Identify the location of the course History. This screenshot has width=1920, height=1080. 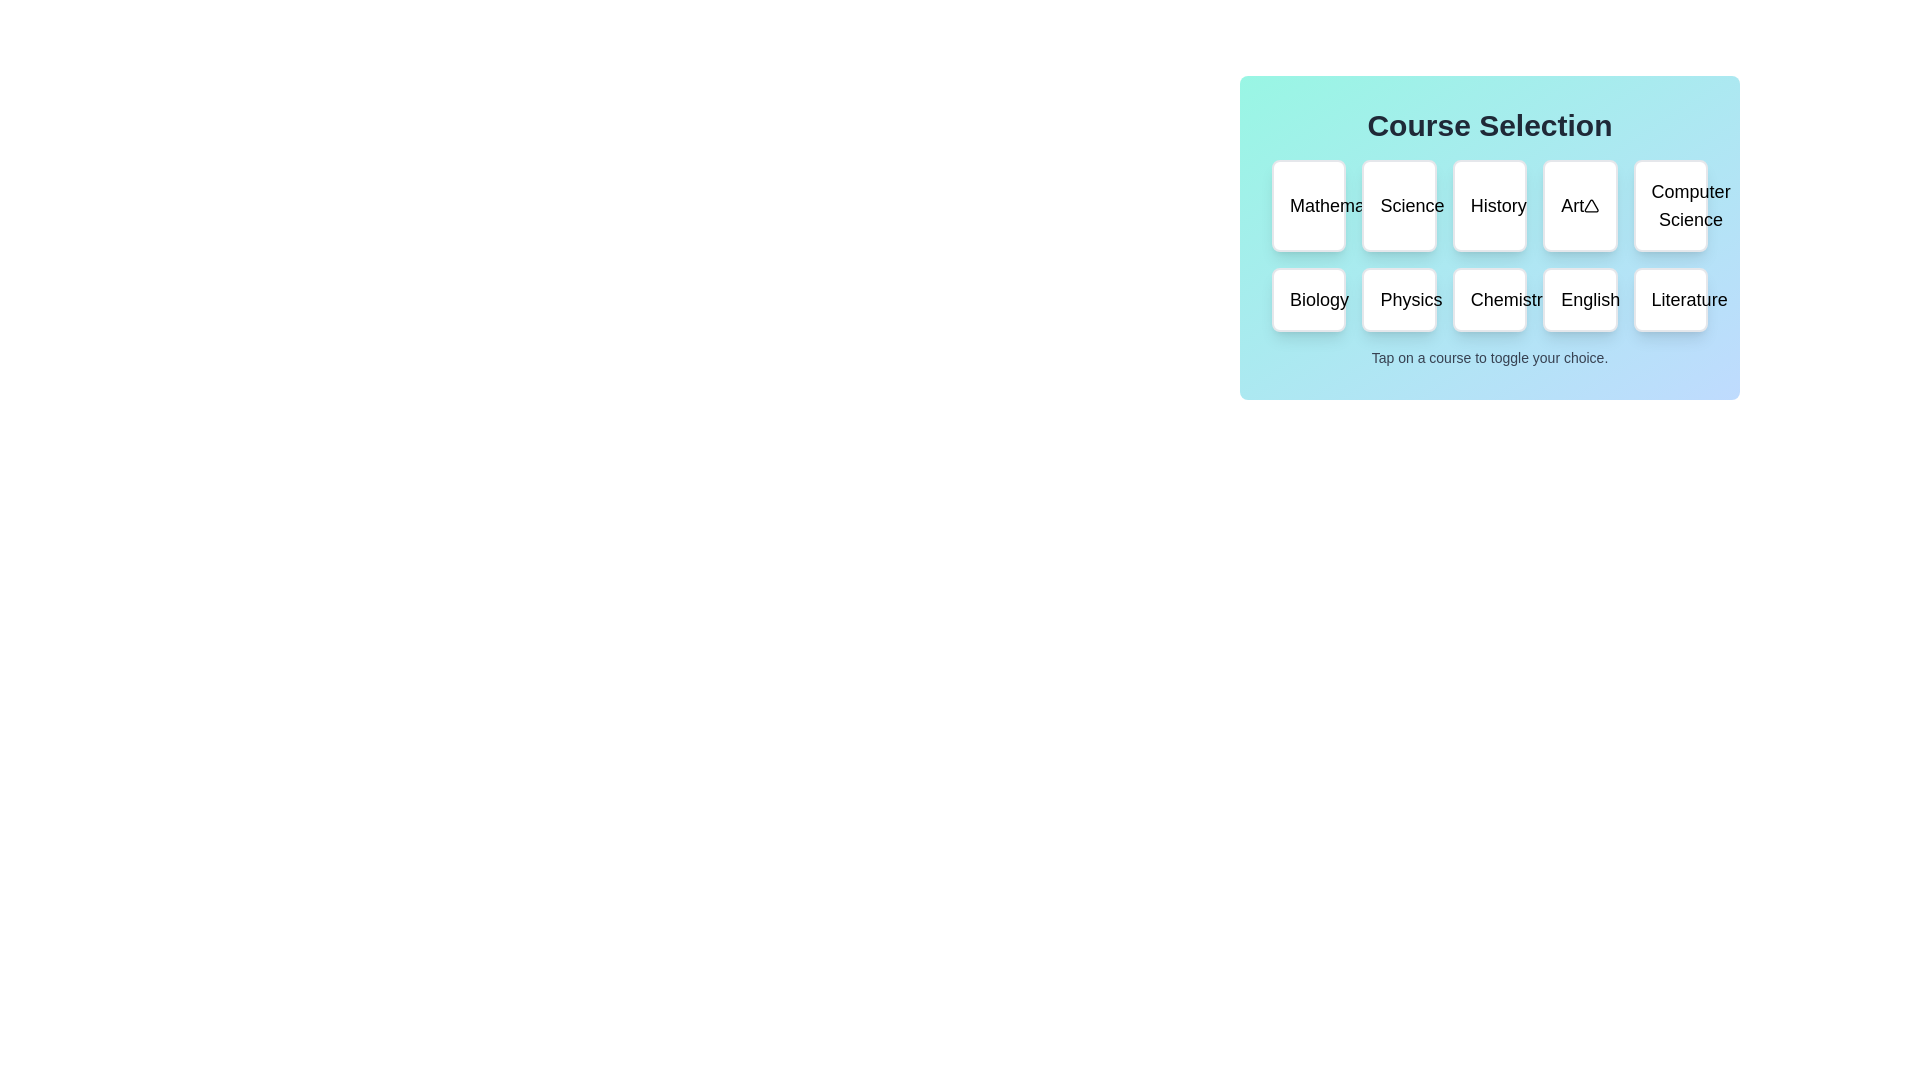
(1488, 205).